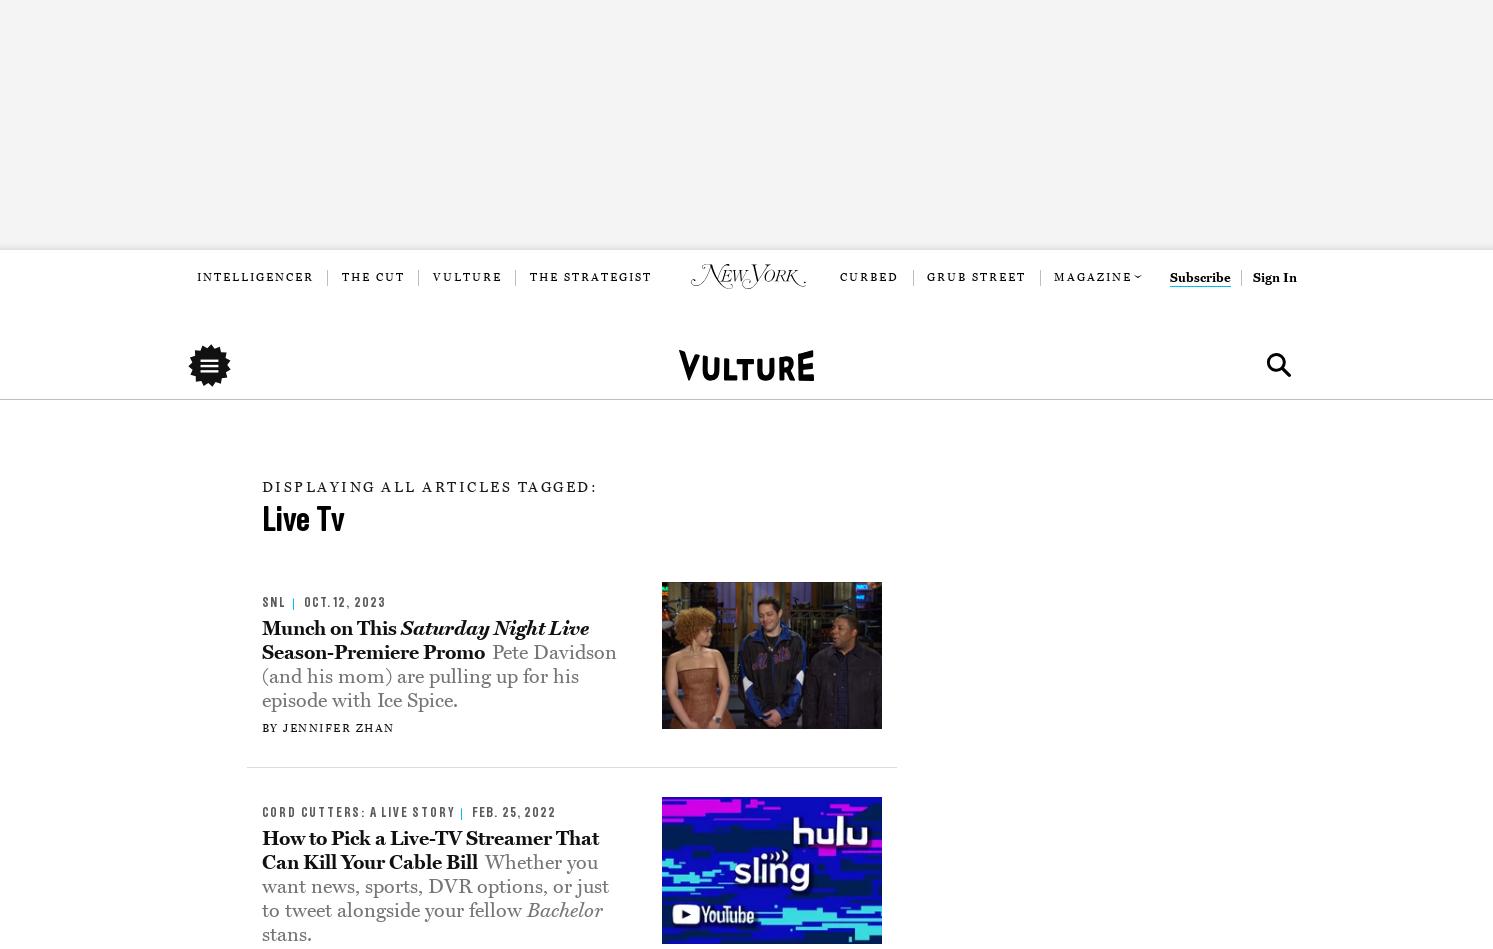  Describe the element at coordinates (340, 275) in the screenshot. I see `'The Cut'` at that location.